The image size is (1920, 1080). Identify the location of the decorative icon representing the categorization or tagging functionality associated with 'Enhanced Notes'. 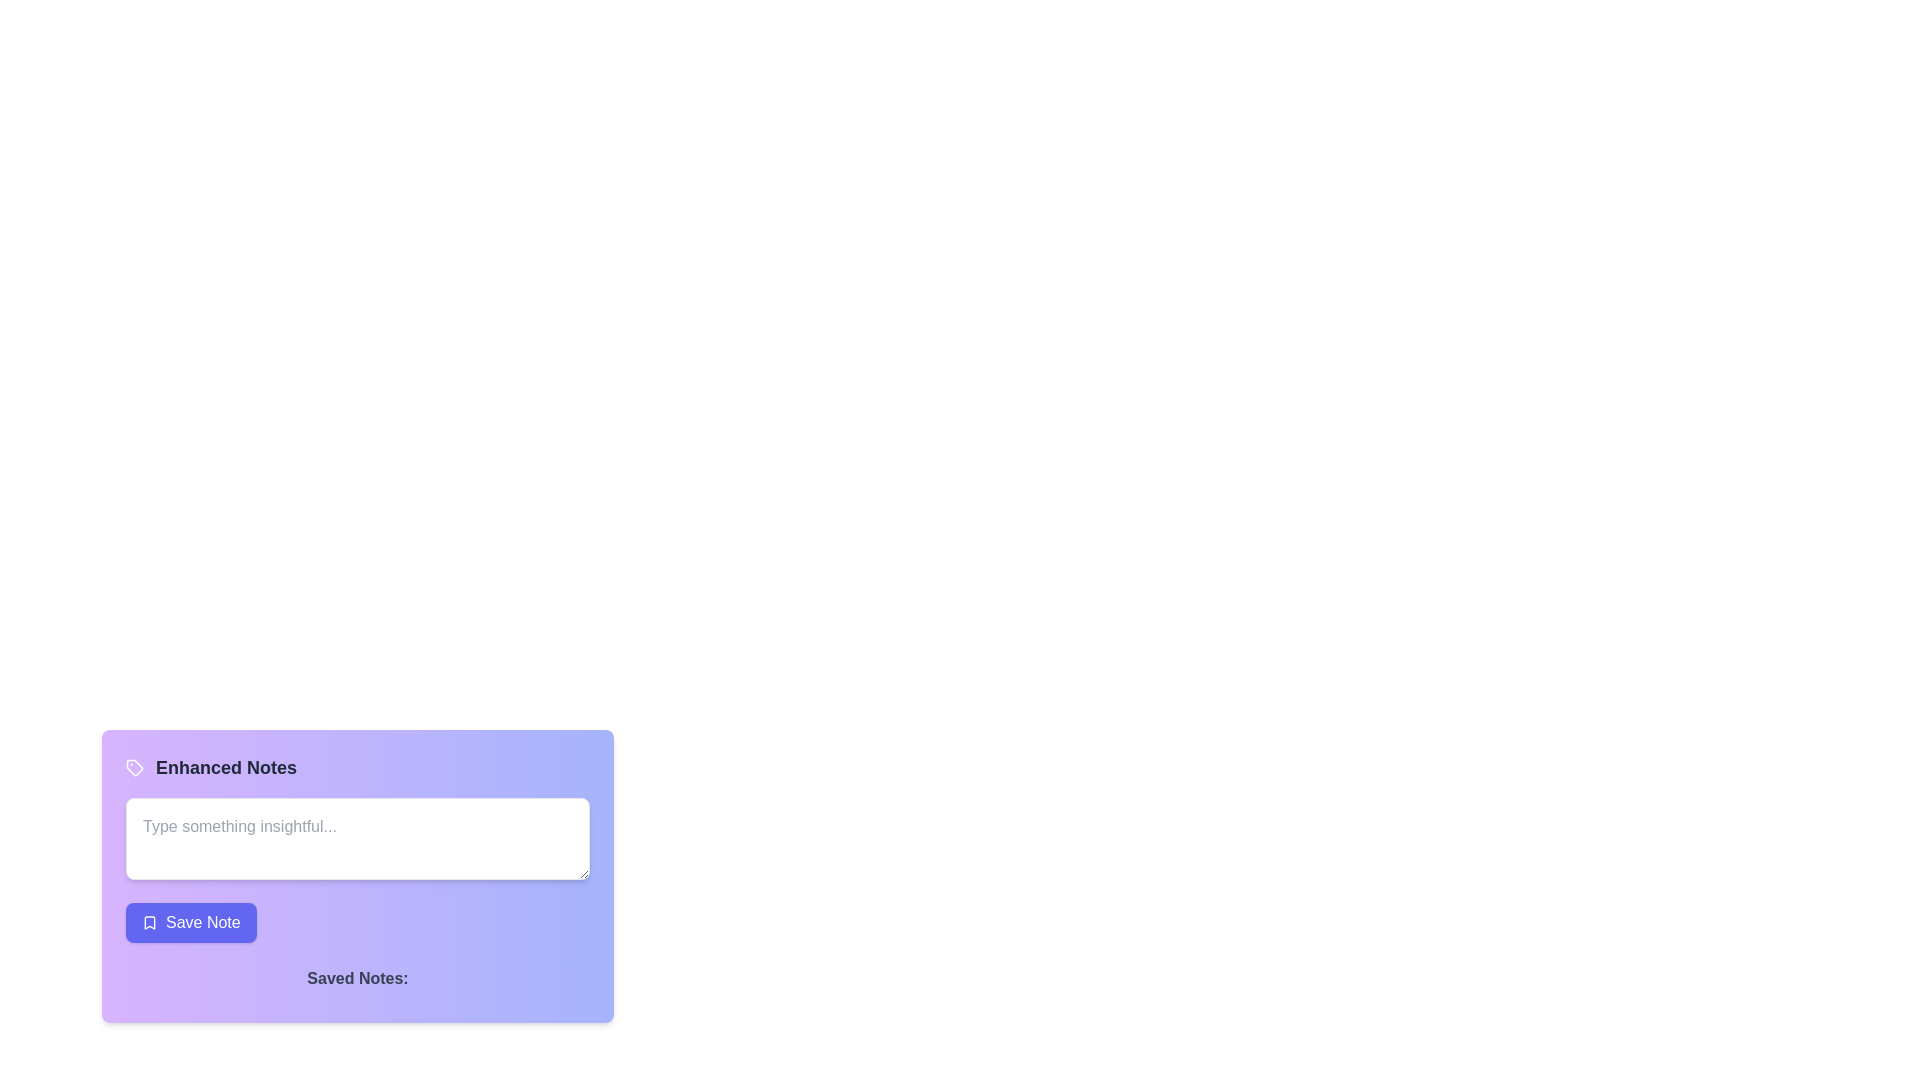
(133, 766).